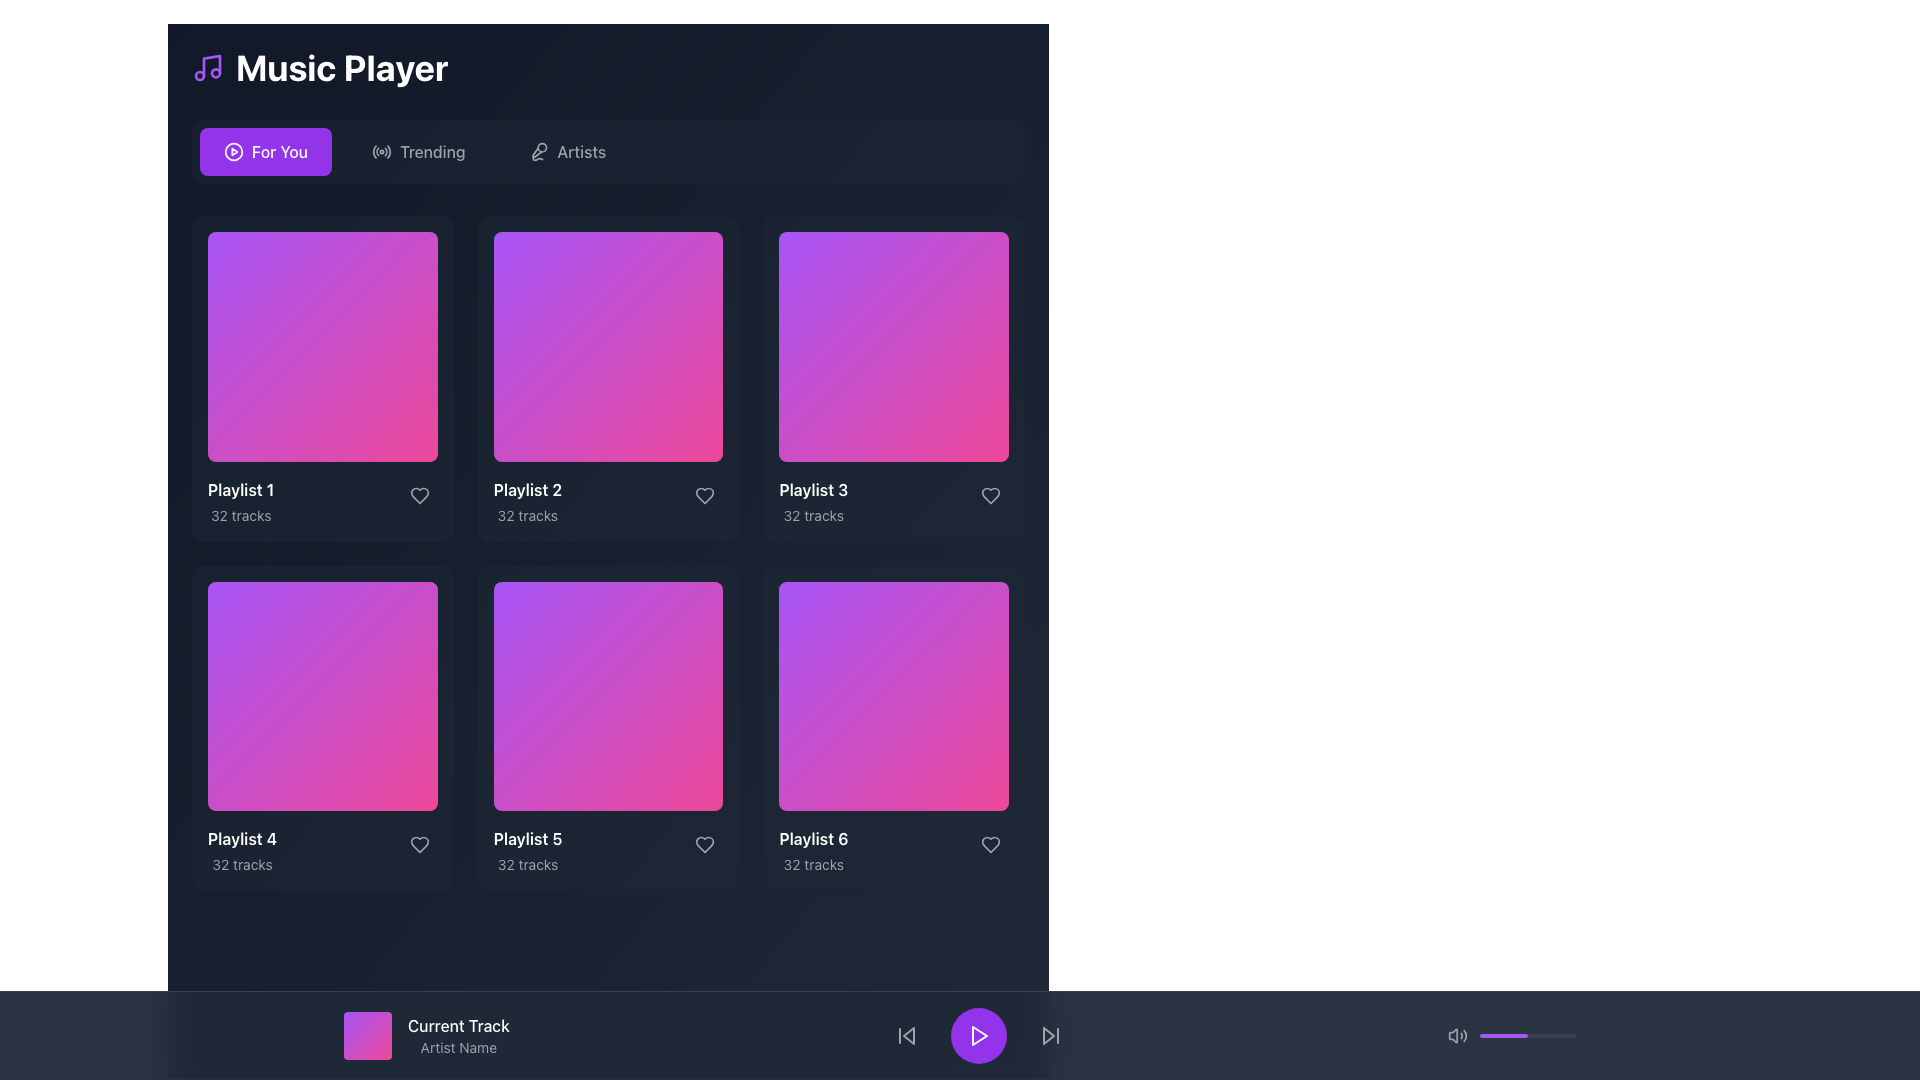 This screenshot has height=1080, width=1920. What do you see at coordinates (457, 1026) in the screenshot?
I see `Text Label indicating the title of the currently playing track in the music player application, located at the bottom of the interface and aligned beside the thumbnail icon` at bounding box center [457, 1026].